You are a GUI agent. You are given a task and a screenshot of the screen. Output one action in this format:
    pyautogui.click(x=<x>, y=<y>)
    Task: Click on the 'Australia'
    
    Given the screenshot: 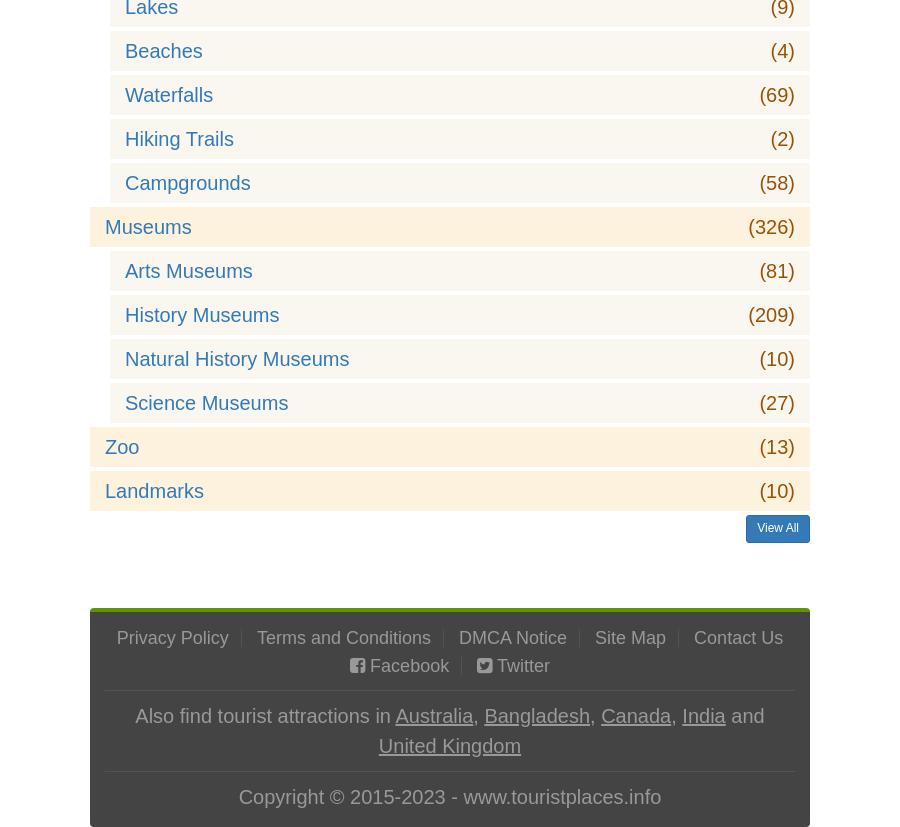 What is the action you would take?
    pyautogui.click(x=433, y=716)
    